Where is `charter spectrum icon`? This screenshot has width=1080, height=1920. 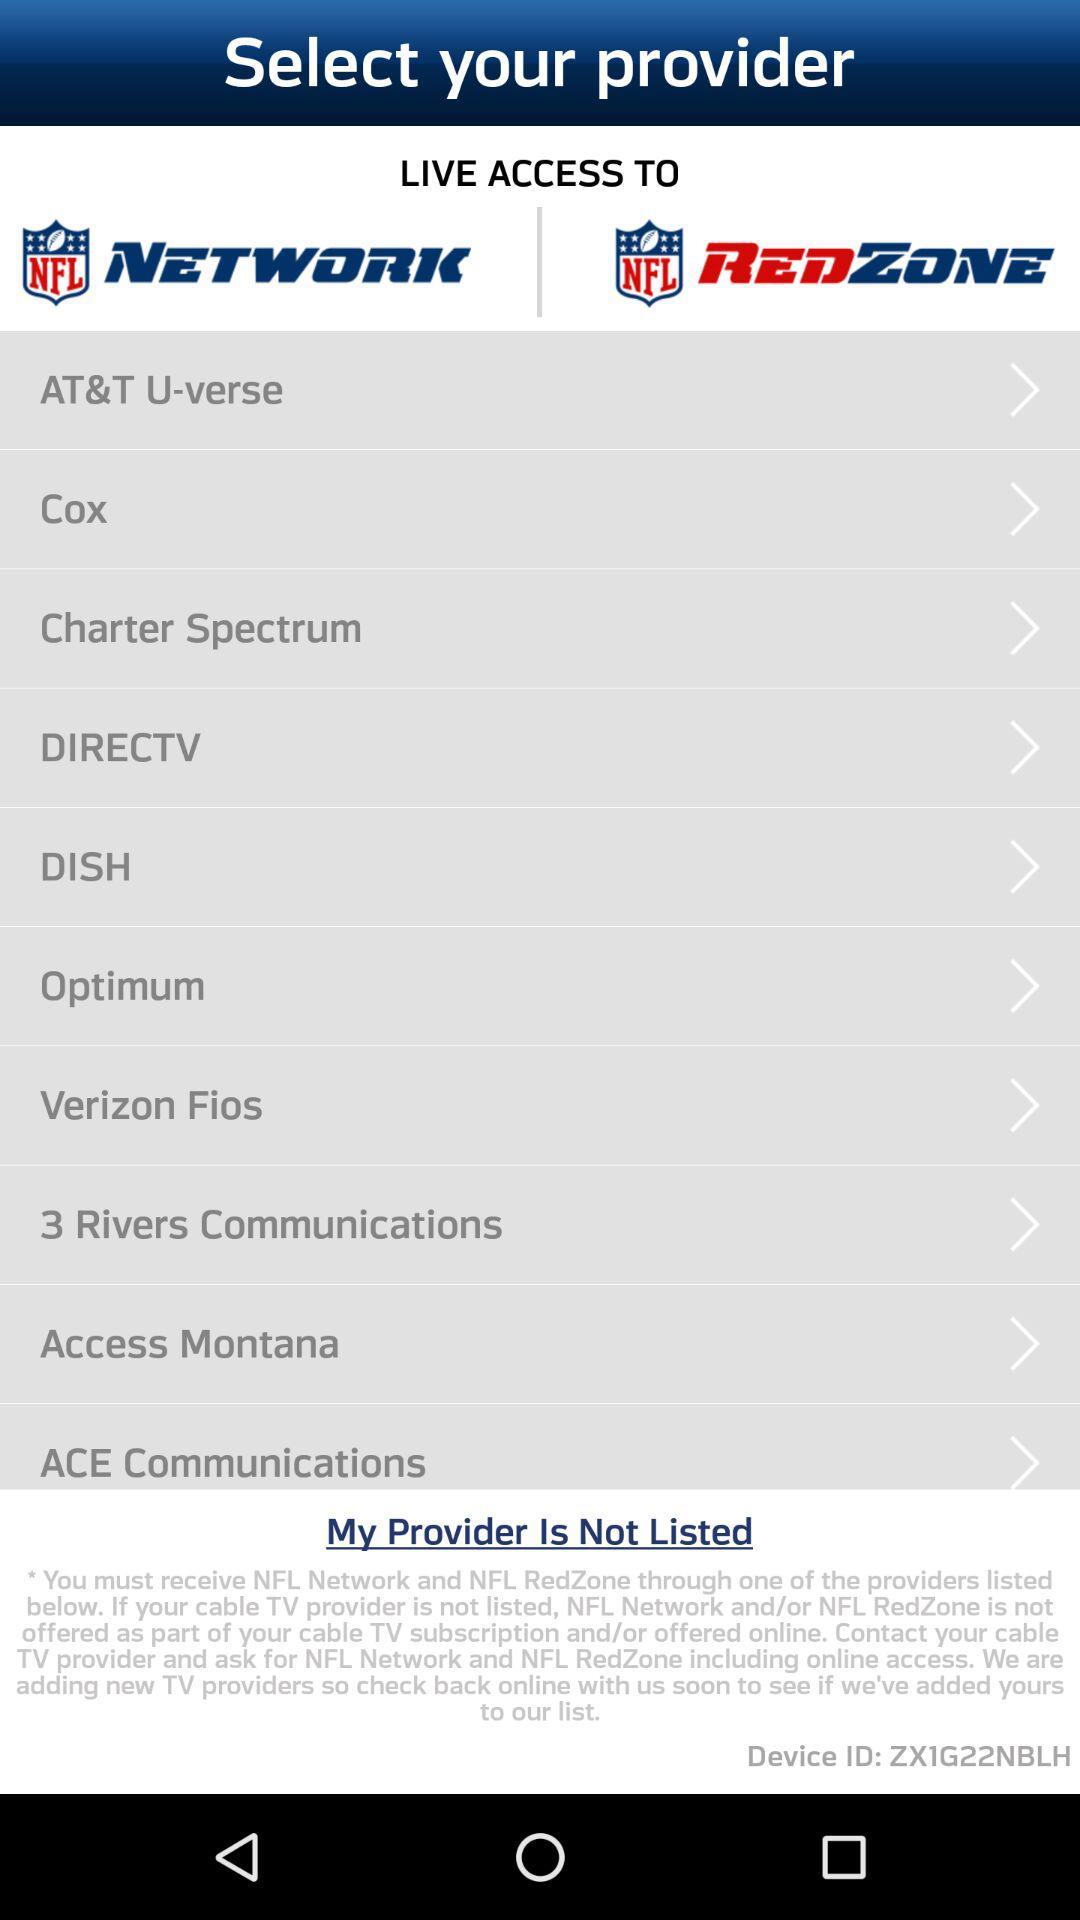
charter spectrum icon is located at coordinates (559, 627).